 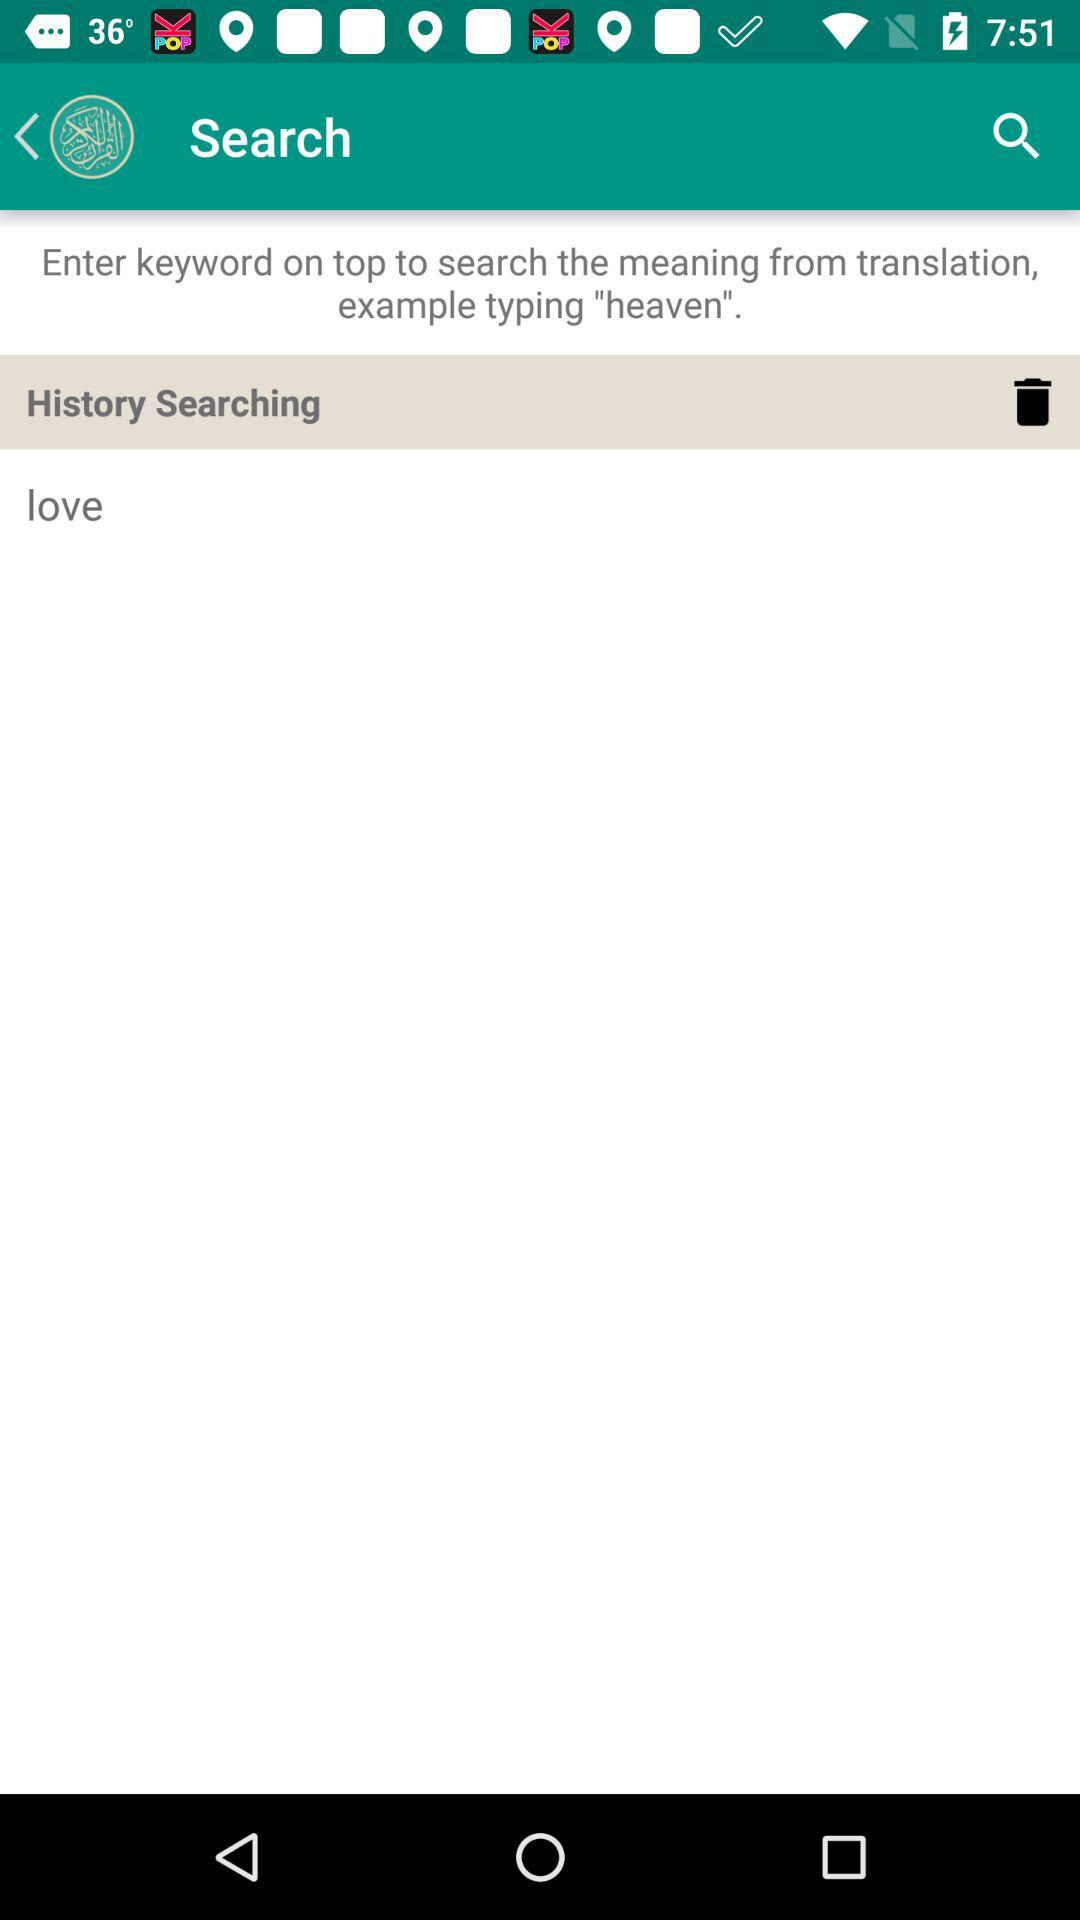 What do you see at coordinates (540, 504) in the screenshot?
I see `love icon` at bounding box center [540, 504].